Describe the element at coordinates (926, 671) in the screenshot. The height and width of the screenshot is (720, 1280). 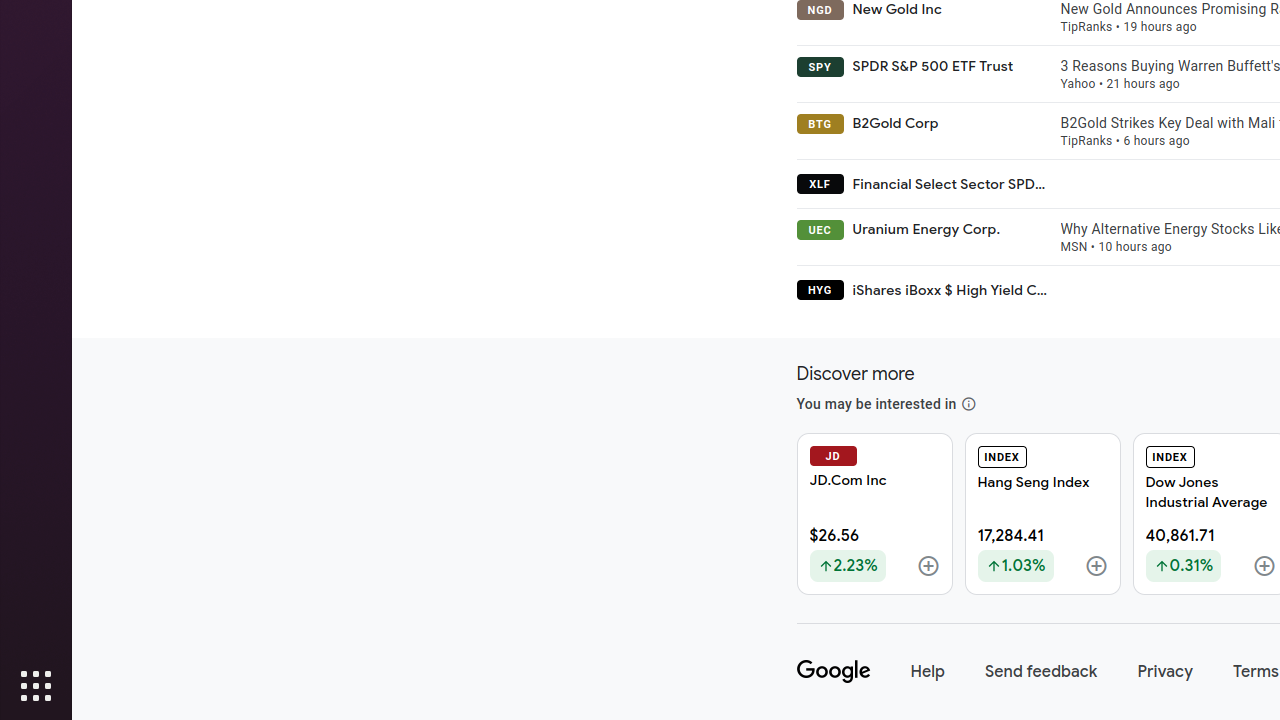
I see `'Help'` at that location.